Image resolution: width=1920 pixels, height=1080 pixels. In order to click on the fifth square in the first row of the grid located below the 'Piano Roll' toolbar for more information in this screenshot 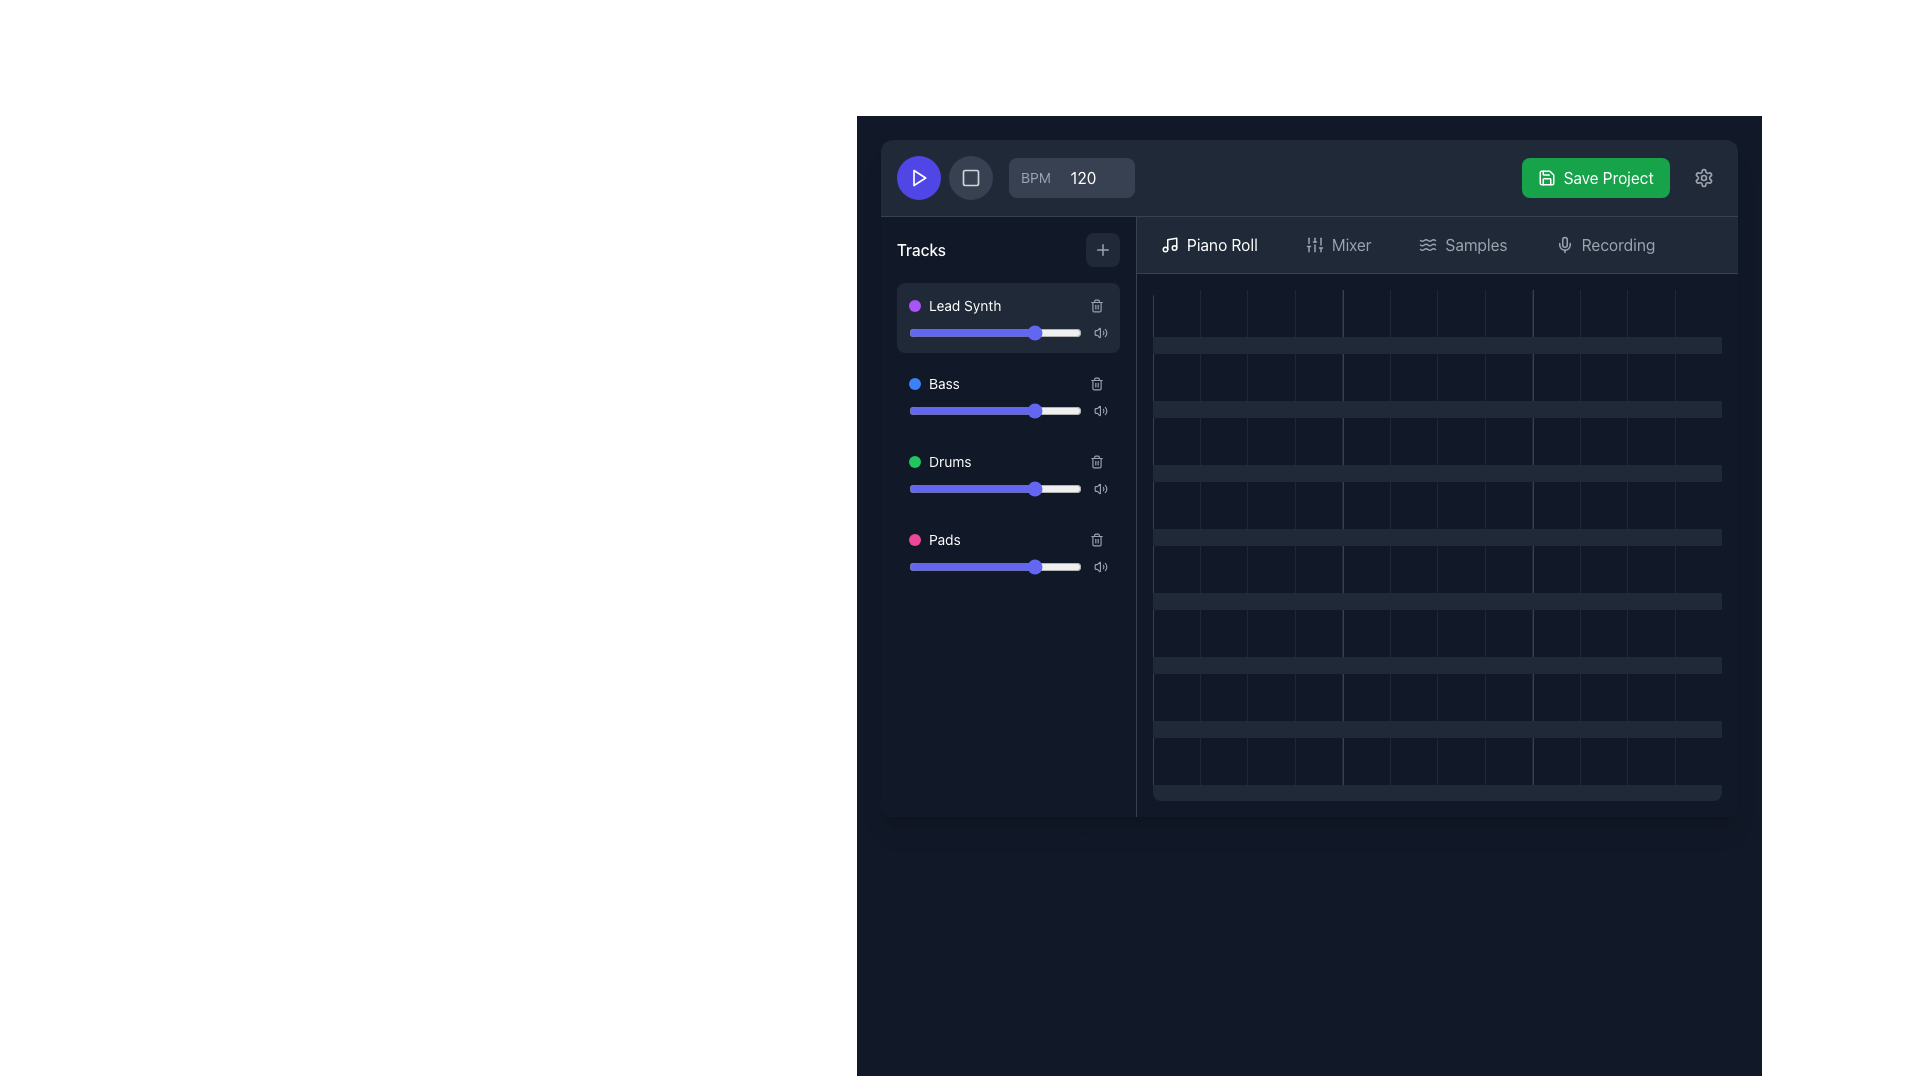, I will do `click(1365, 313)`.